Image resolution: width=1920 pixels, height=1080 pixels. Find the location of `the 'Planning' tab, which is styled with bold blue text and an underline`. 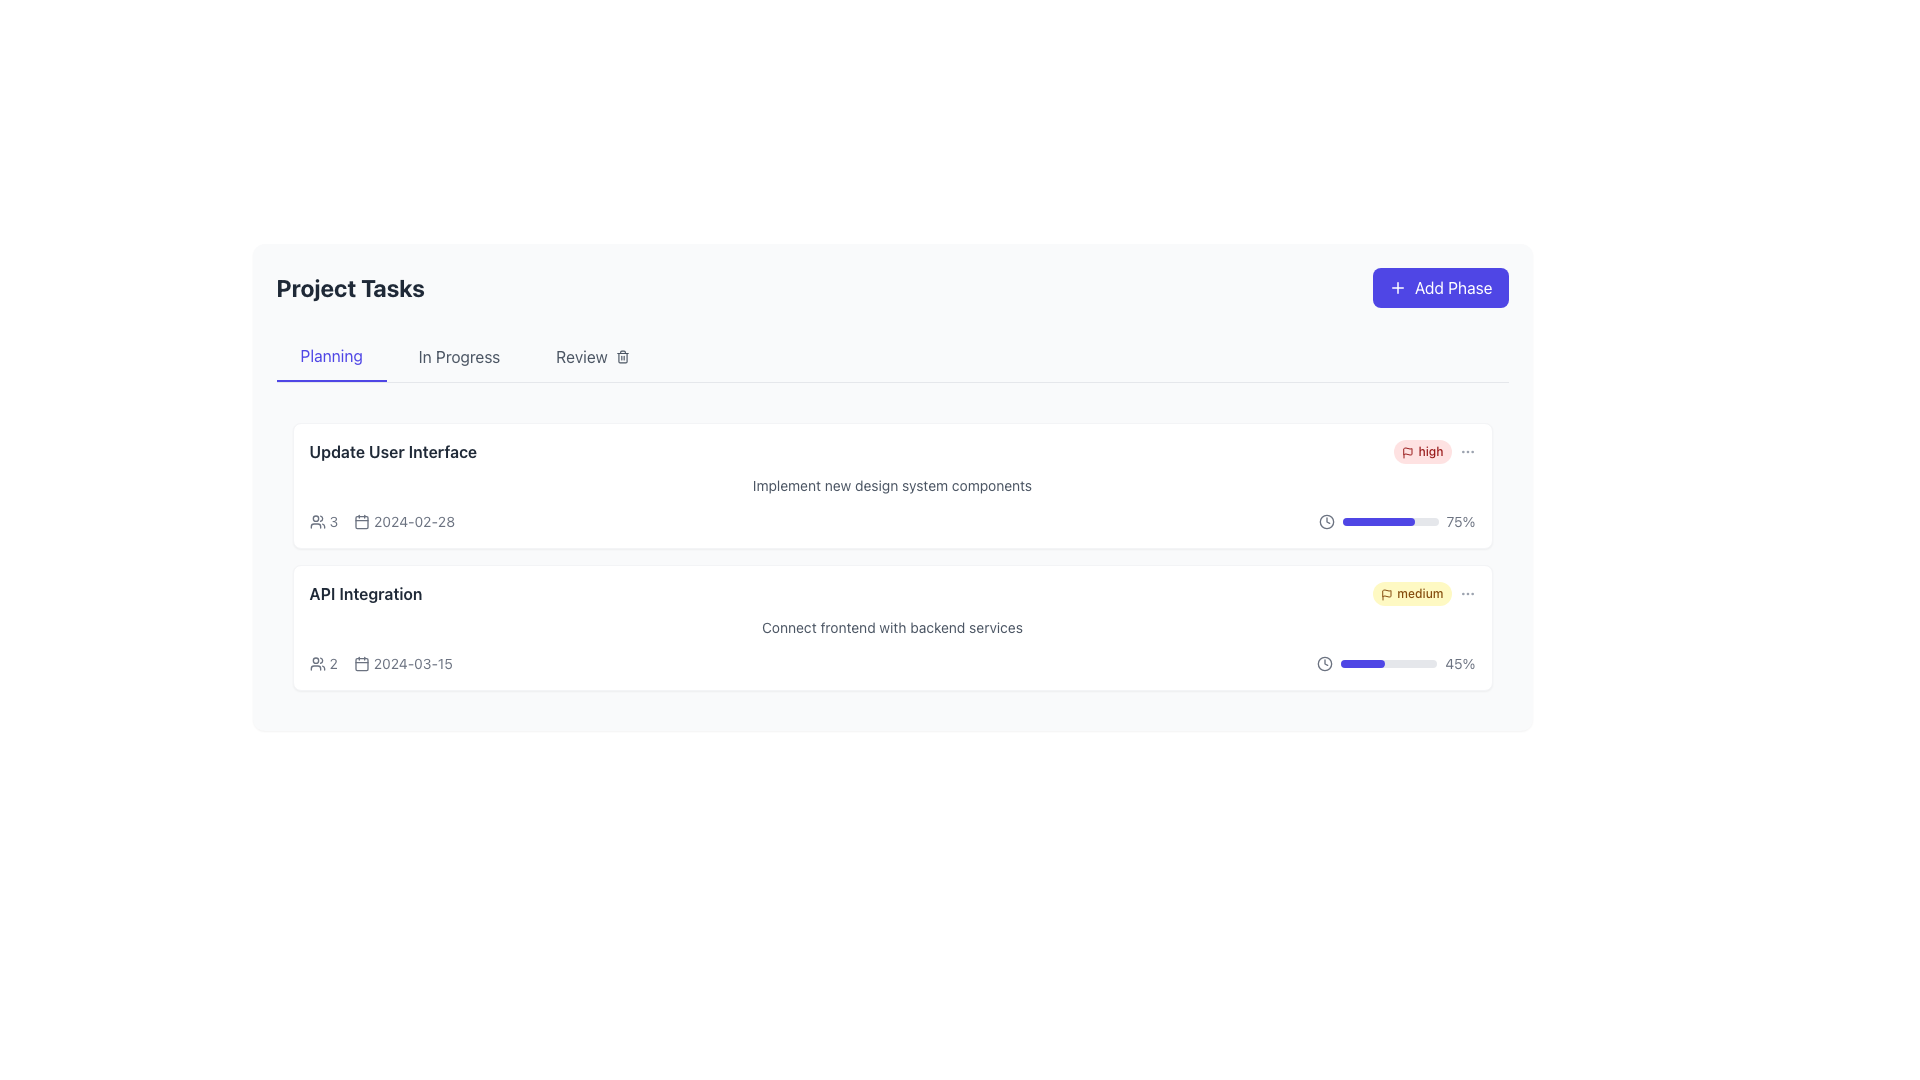

the 'Planning' tab, which is styled with bold blue text and an underline is located at coordinates (331, 356).